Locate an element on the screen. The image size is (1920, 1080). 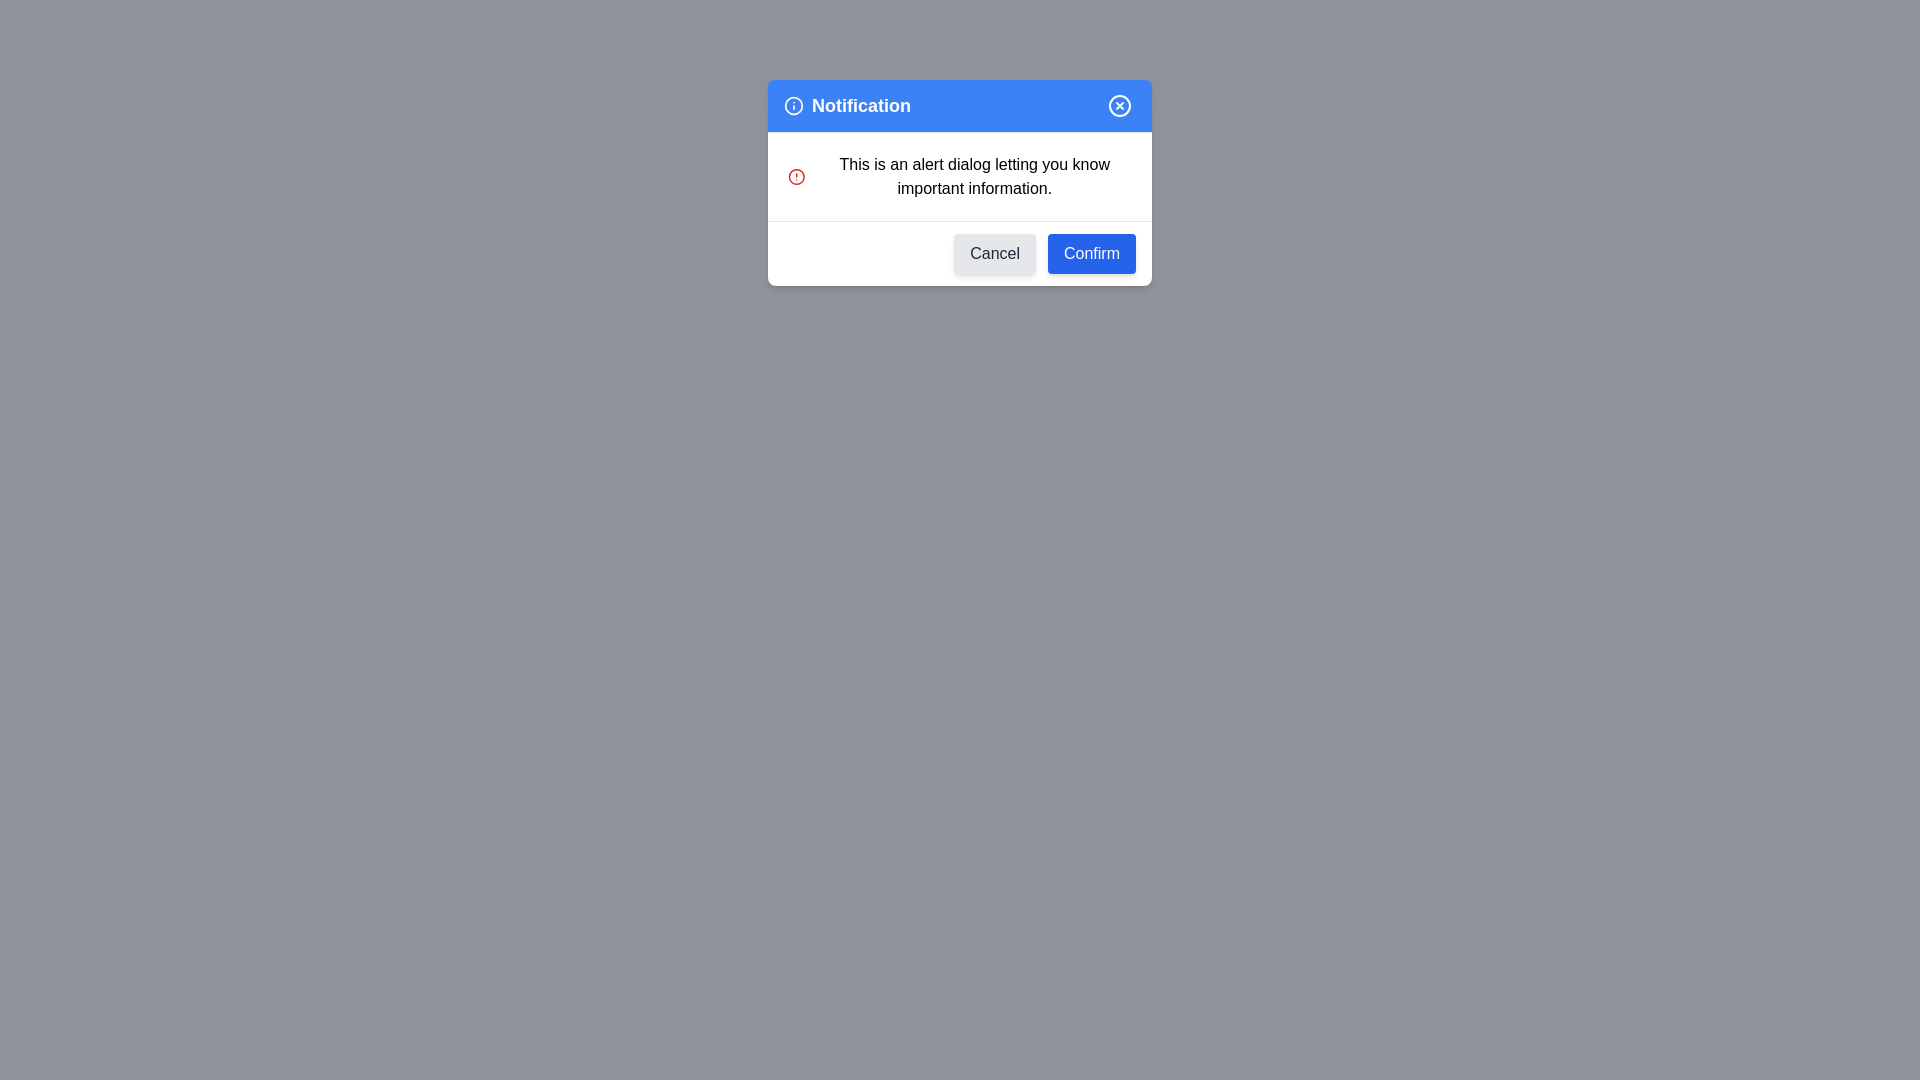
the close button area of the notification dialog box, which contains the SVG circle element is located at coordinates (1118, 105).